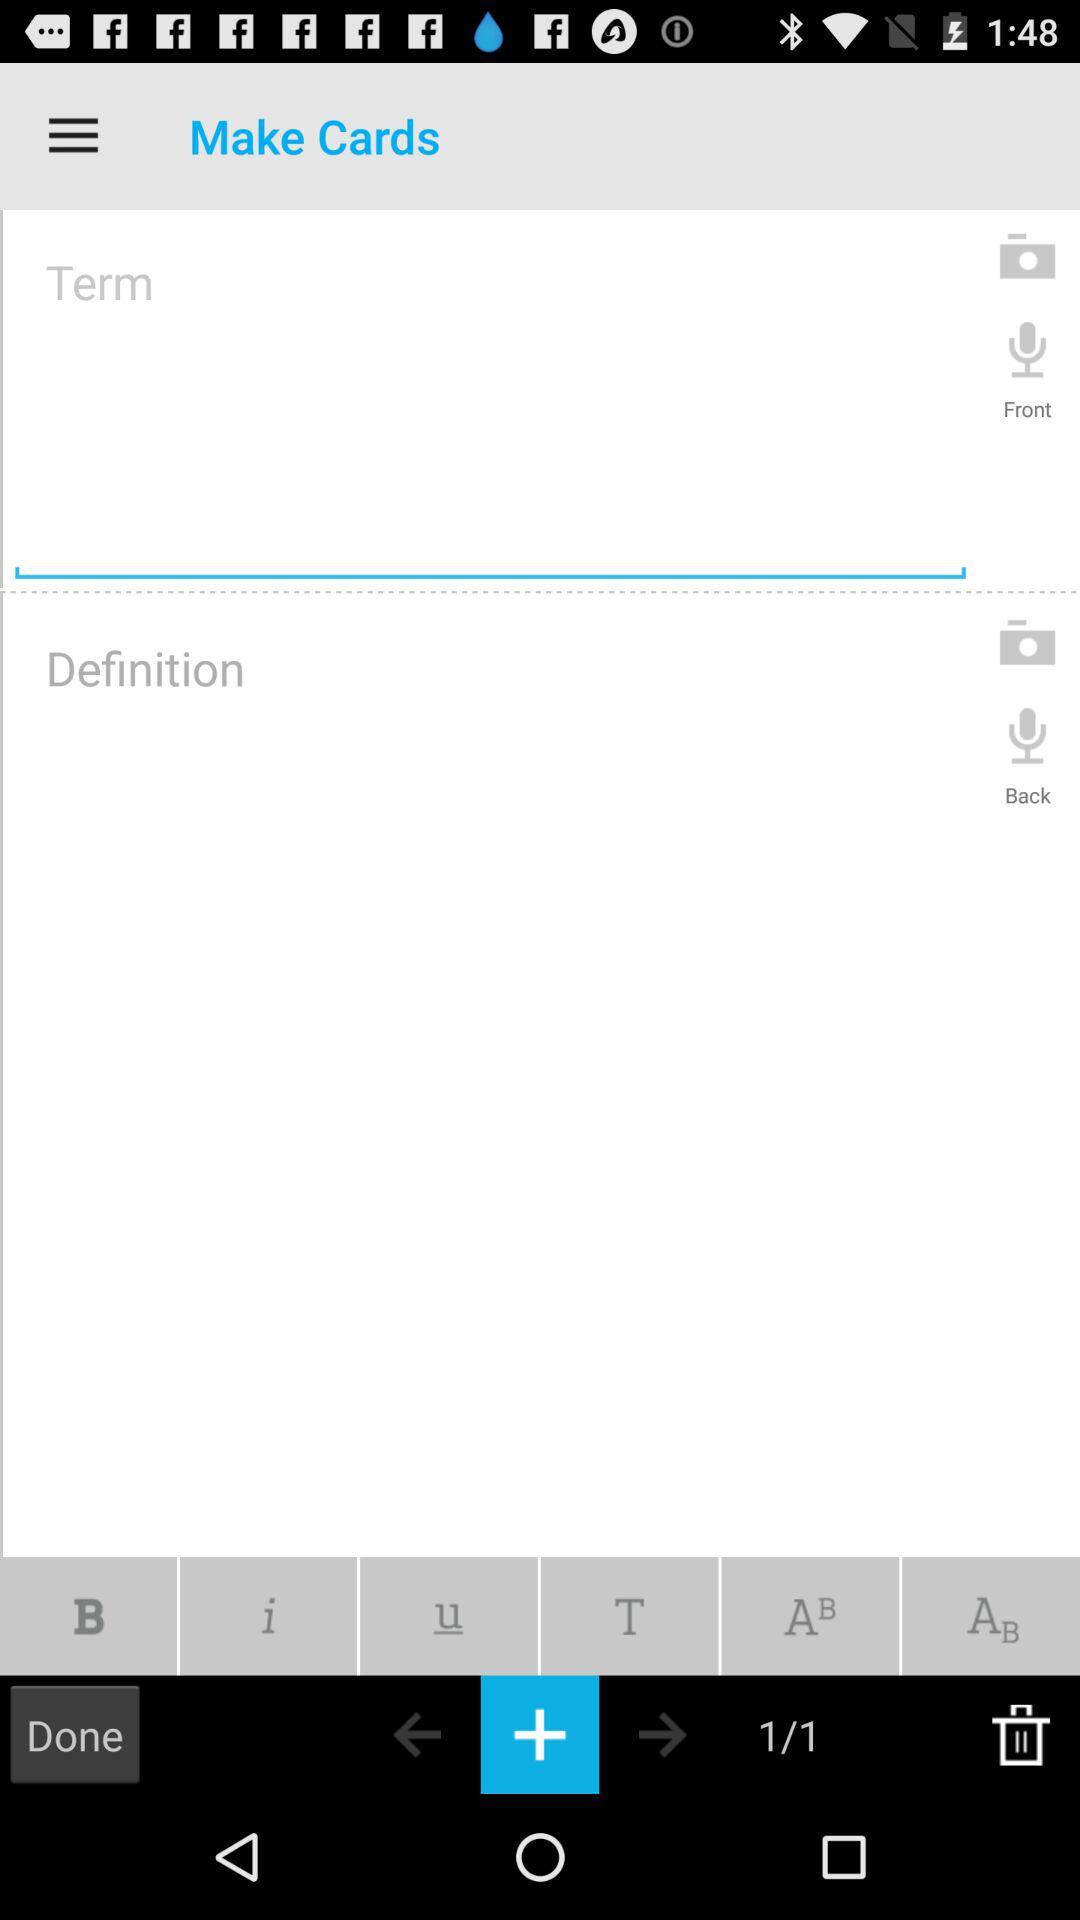 The height and width of the screenshot is (1920, 1080). Describe the element at coordinates (72, 135) in the screenshot. I see `icon next to make cards item` at that location.